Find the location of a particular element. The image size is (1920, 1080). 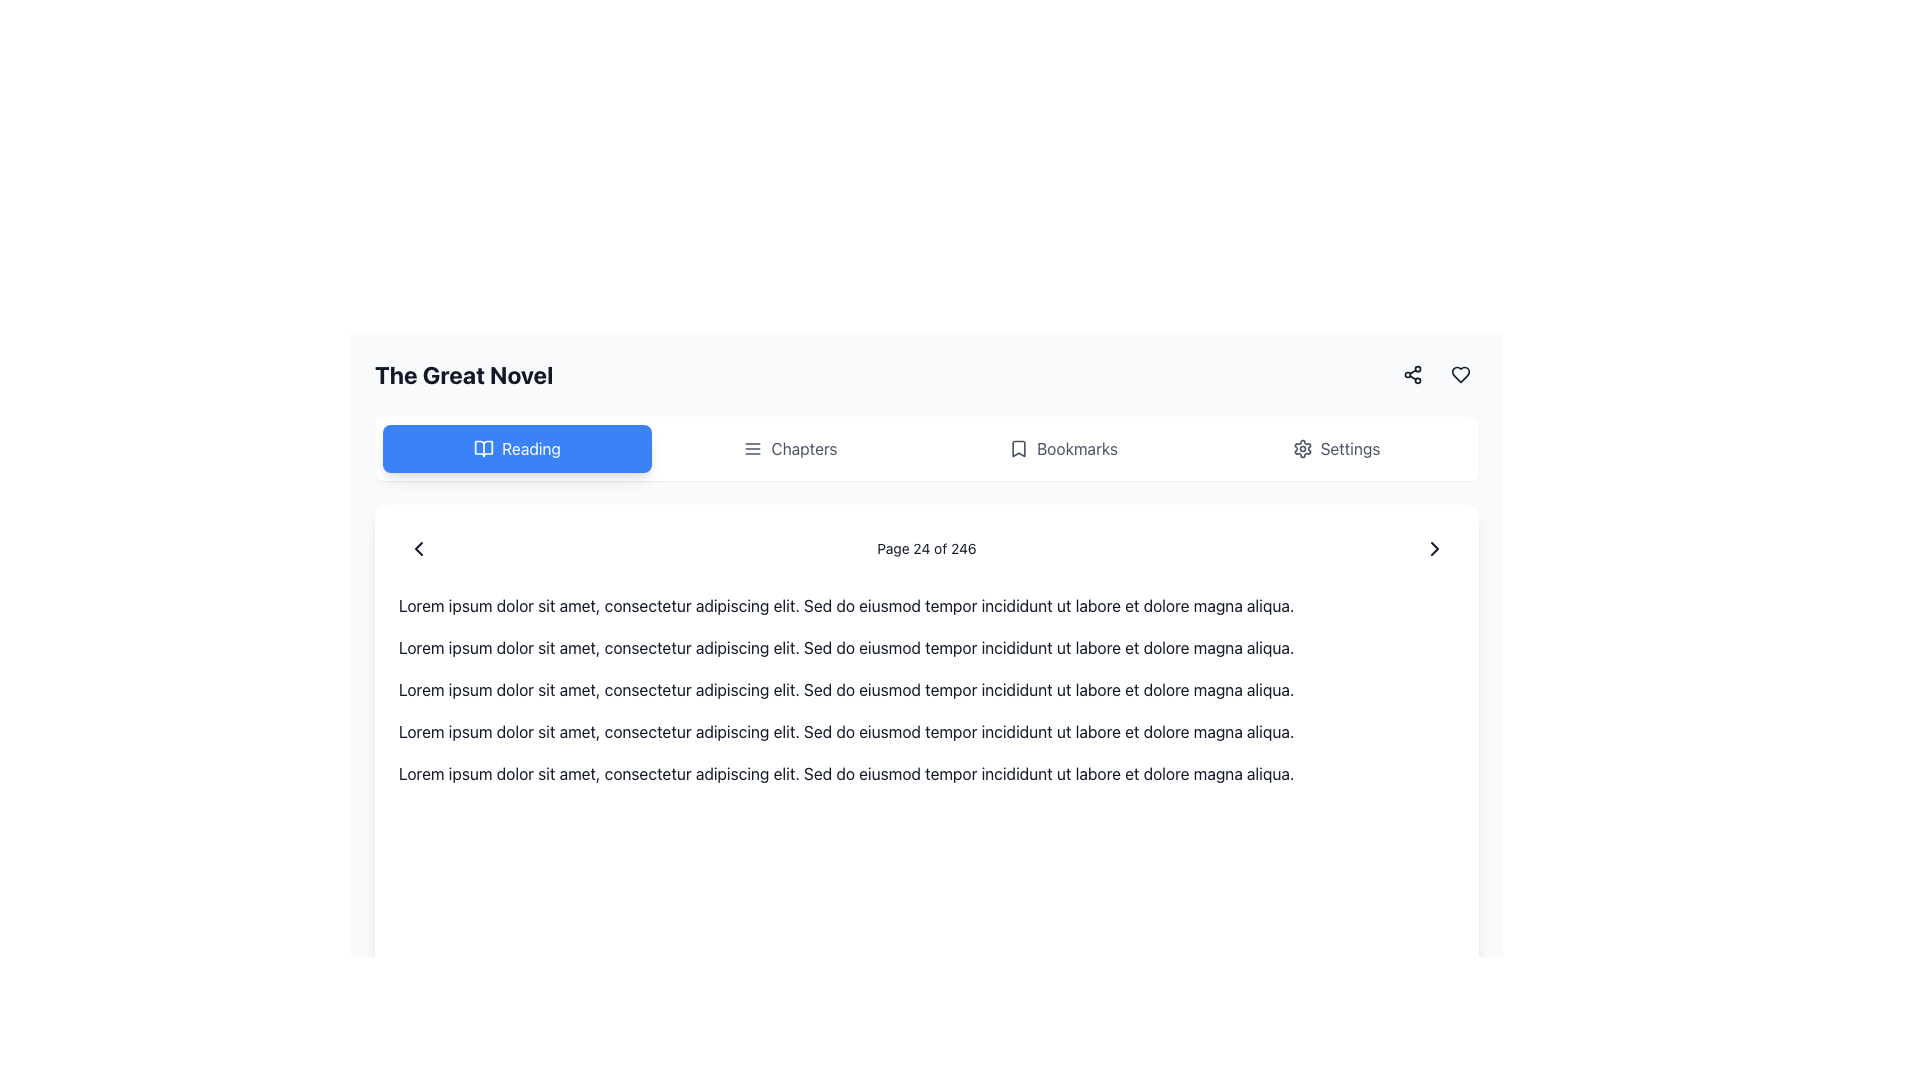

the 'Reading' text label located inside the blue button in the header area, which is positioned to the left of options like 'Chapters', 'Bookmarks', and 'Settings' is located at coordinates (531, 447).